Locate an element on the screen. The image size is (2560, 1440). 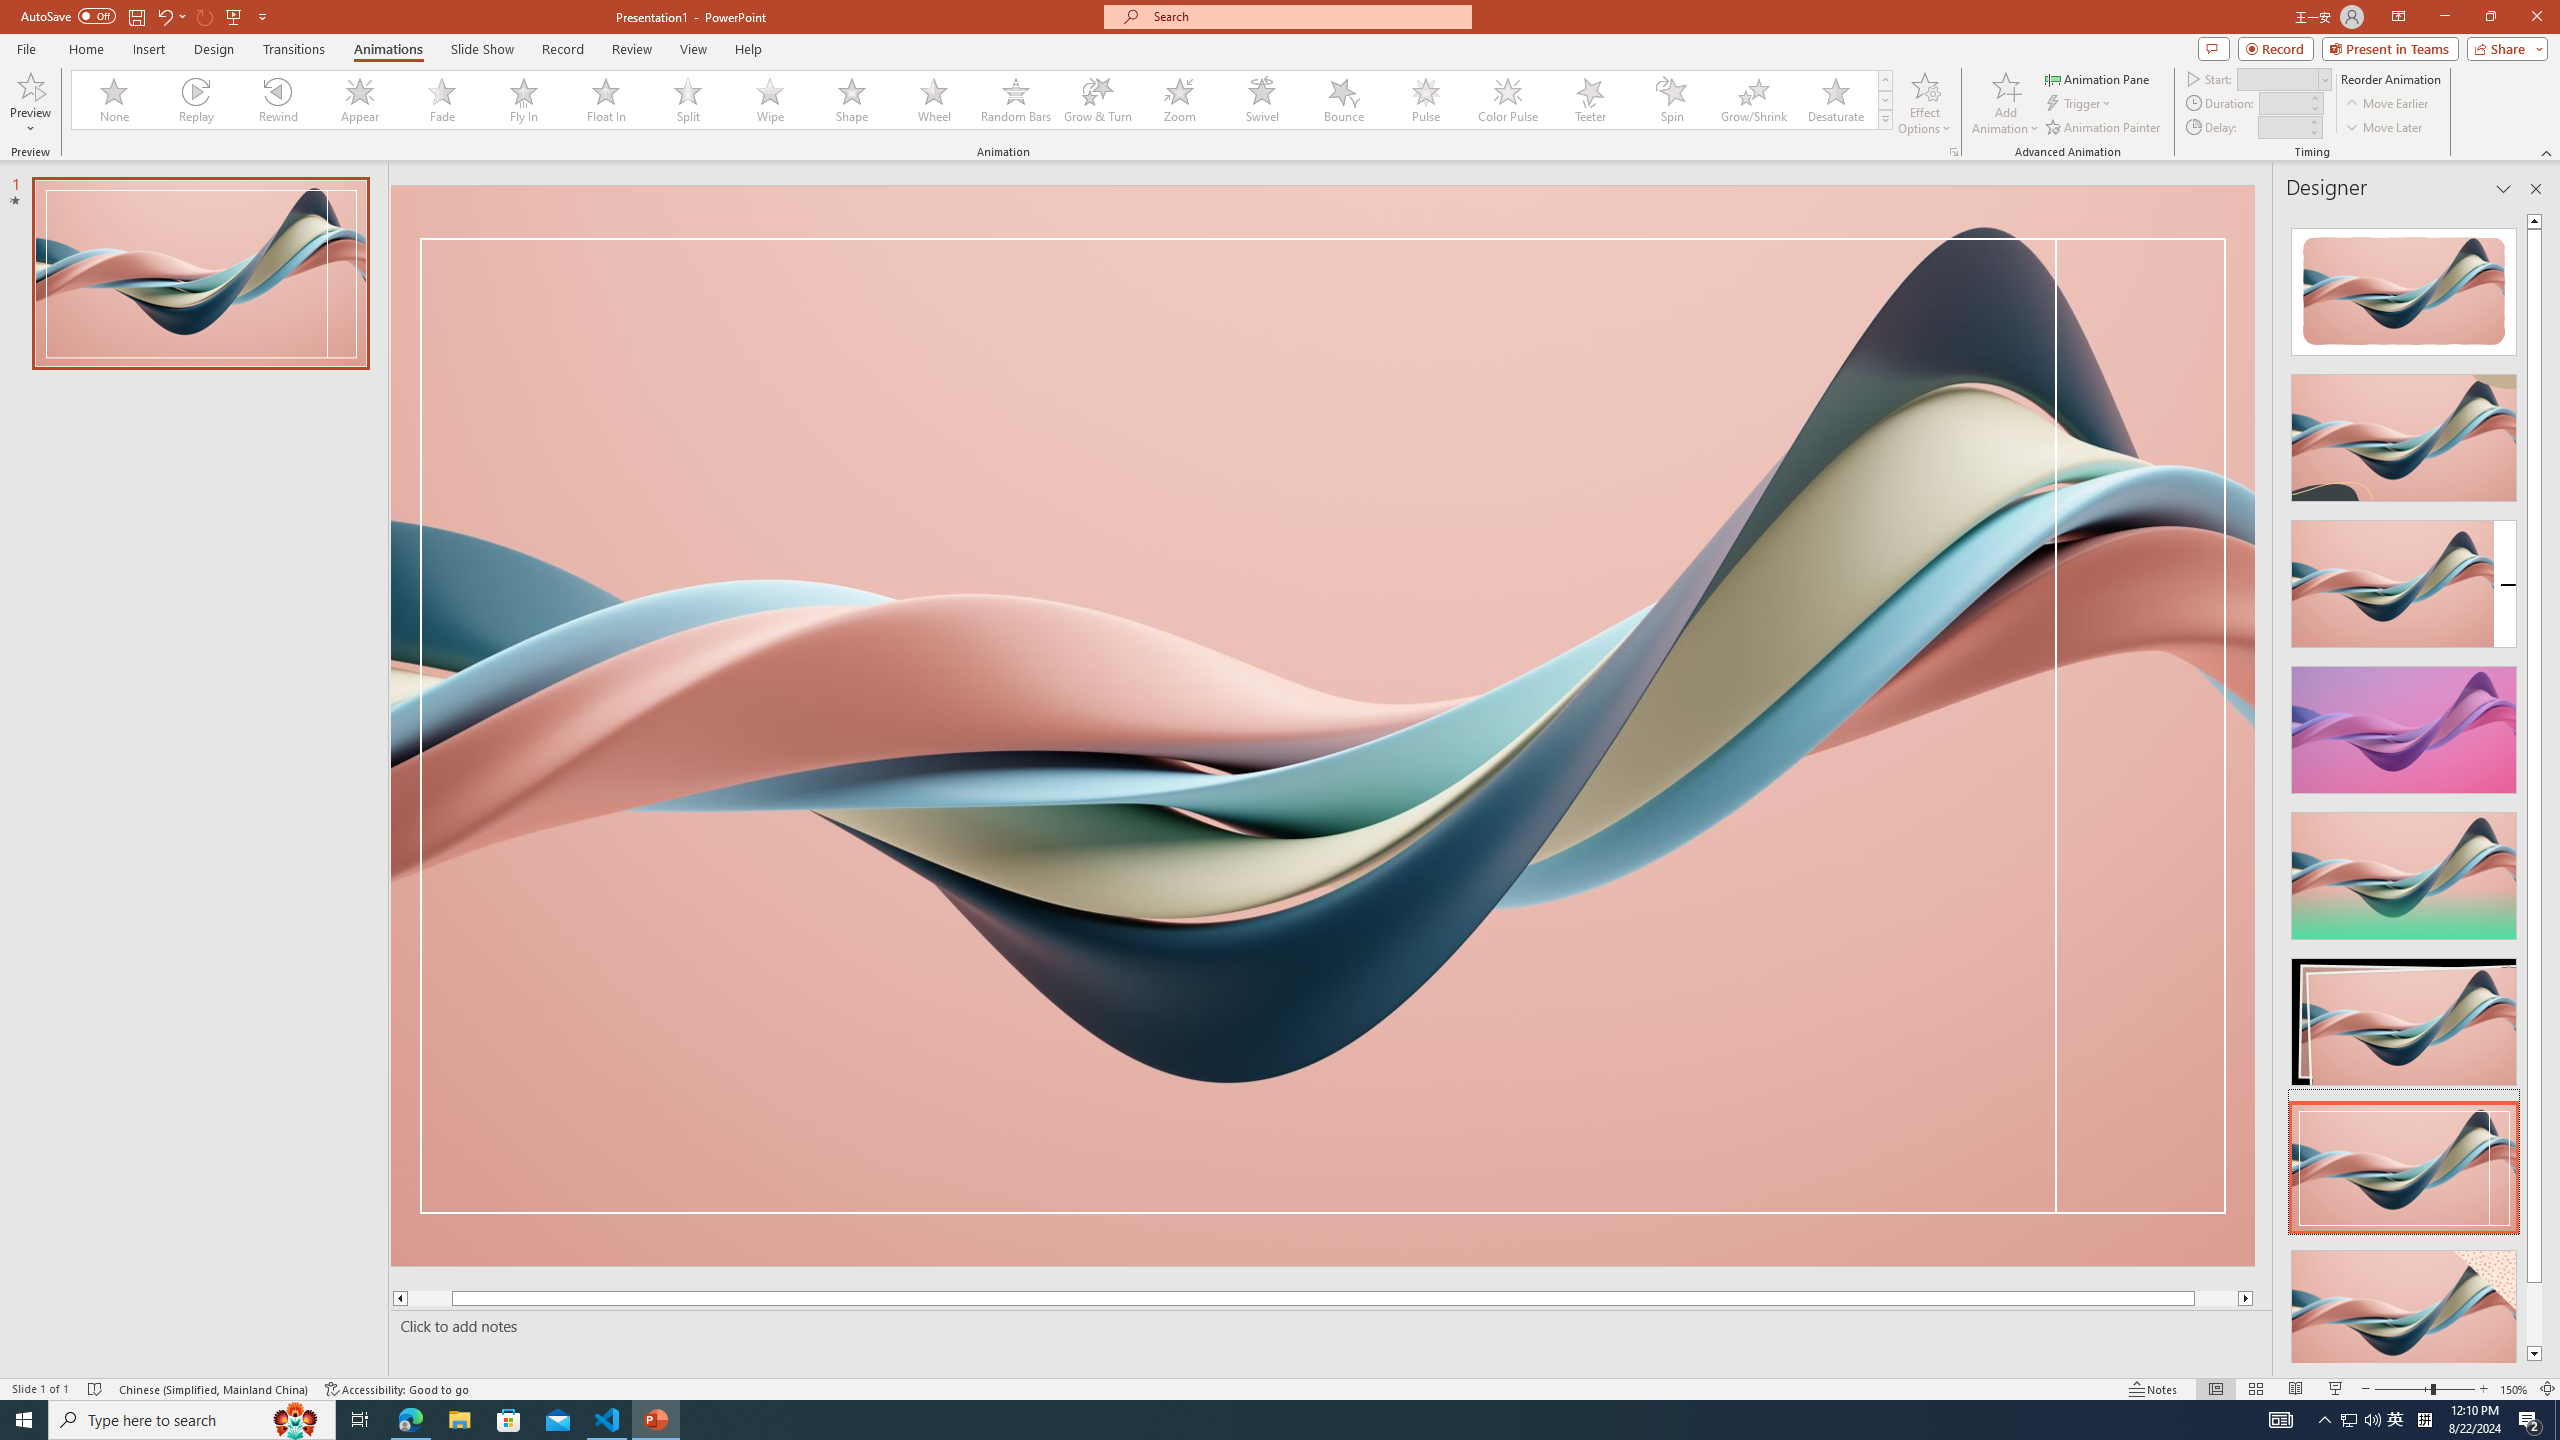
'Wheel' is located at coordinates (933, 99).